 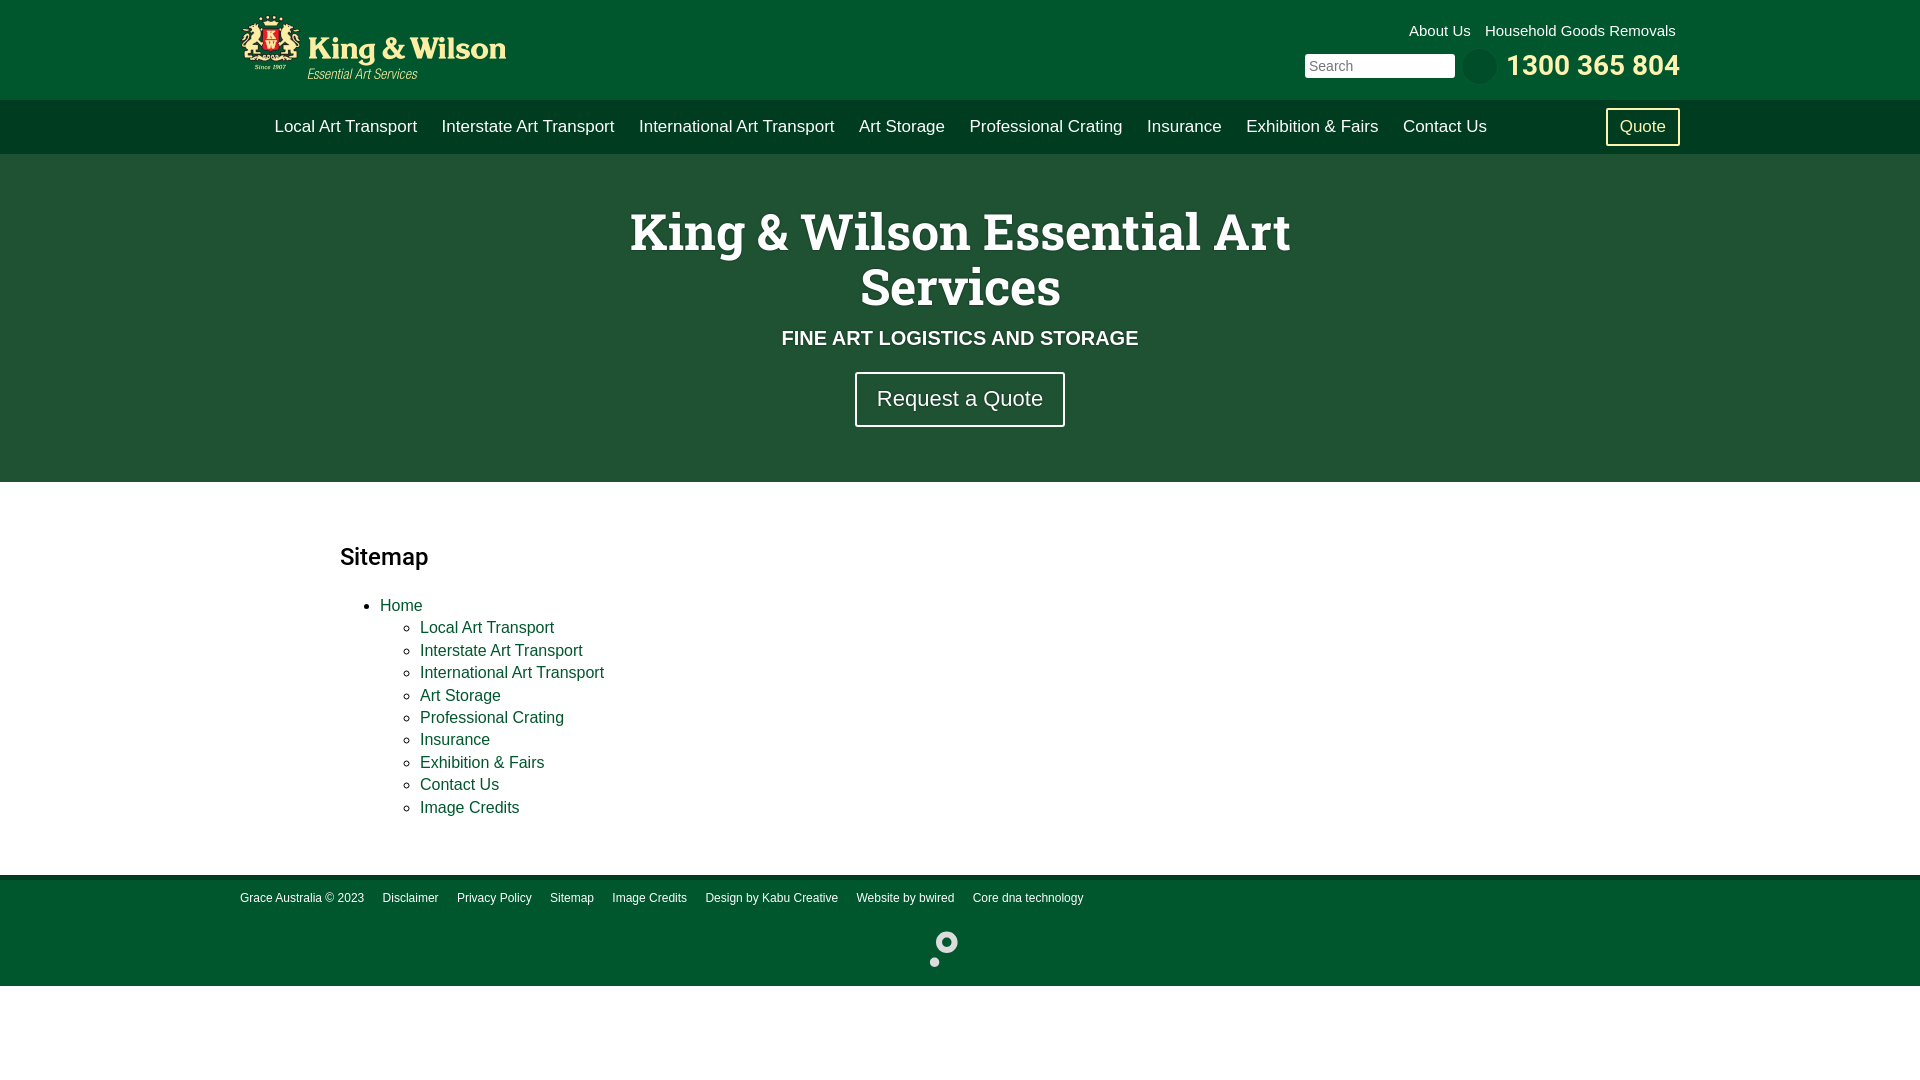 I want to click on 'Core dna technology', so click(x=1028, y=897).